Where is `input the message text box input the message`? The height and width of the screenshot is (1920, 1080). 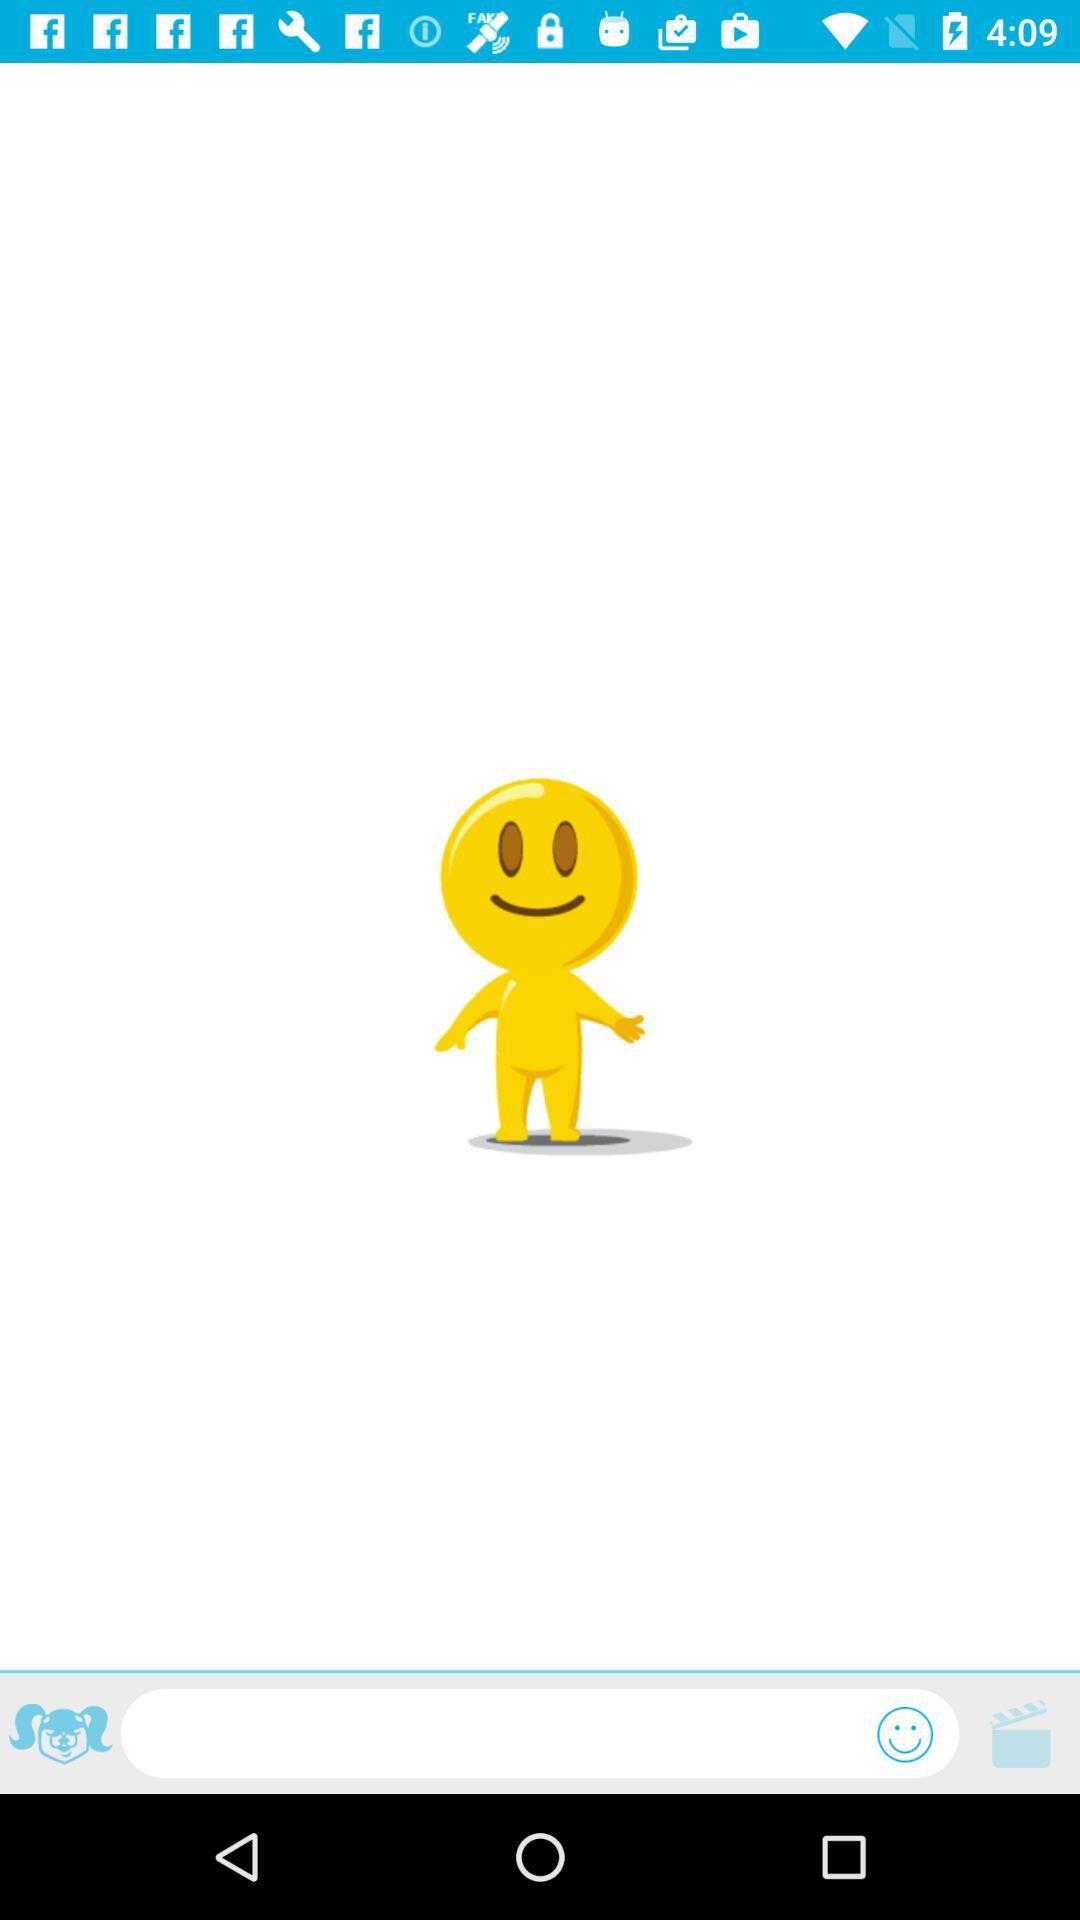
input the message text box input the message is located at coordinates (498, 1732).